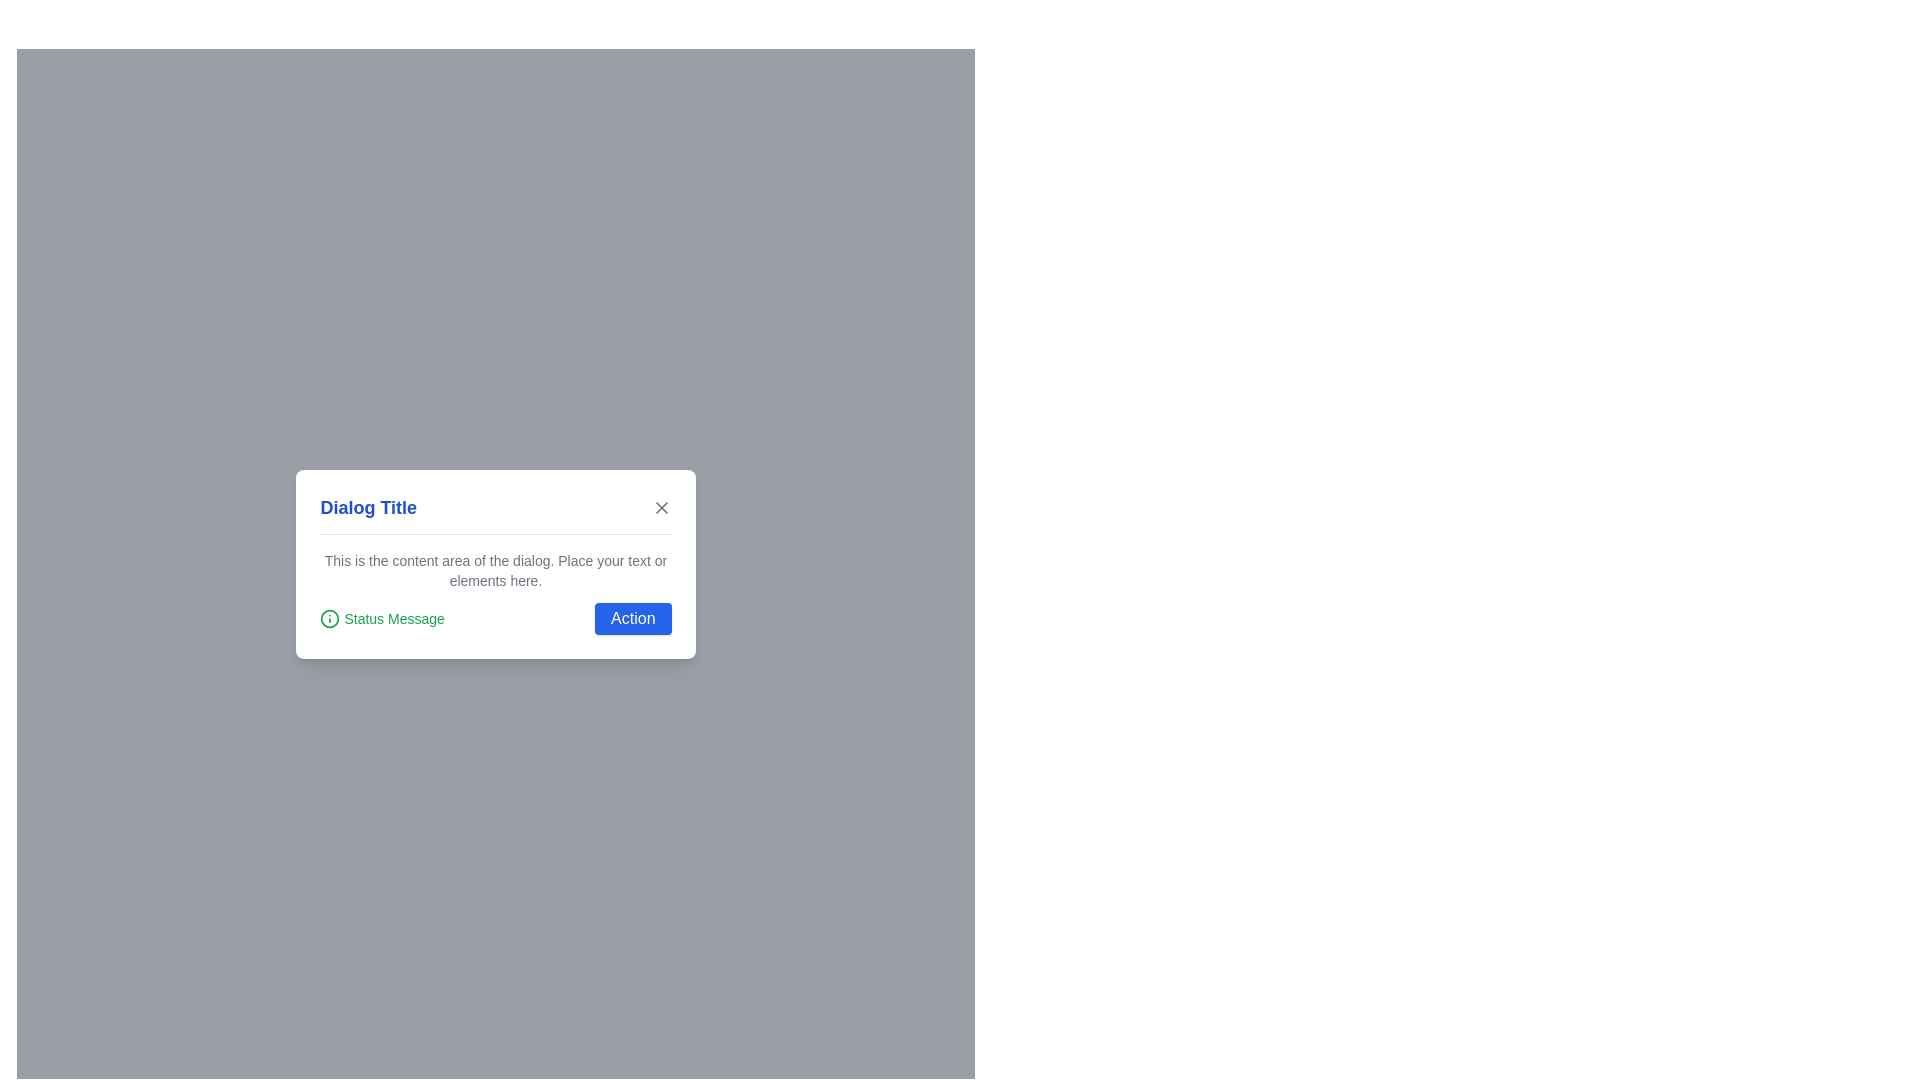 This screenshot has width=1920, height=1080. Describe the element at coordinates (330, 617) in the screenshot. I see `the circular icon element that is part of an icon group, located to the left of the 'Status Message' label in the dialog box` at that location.